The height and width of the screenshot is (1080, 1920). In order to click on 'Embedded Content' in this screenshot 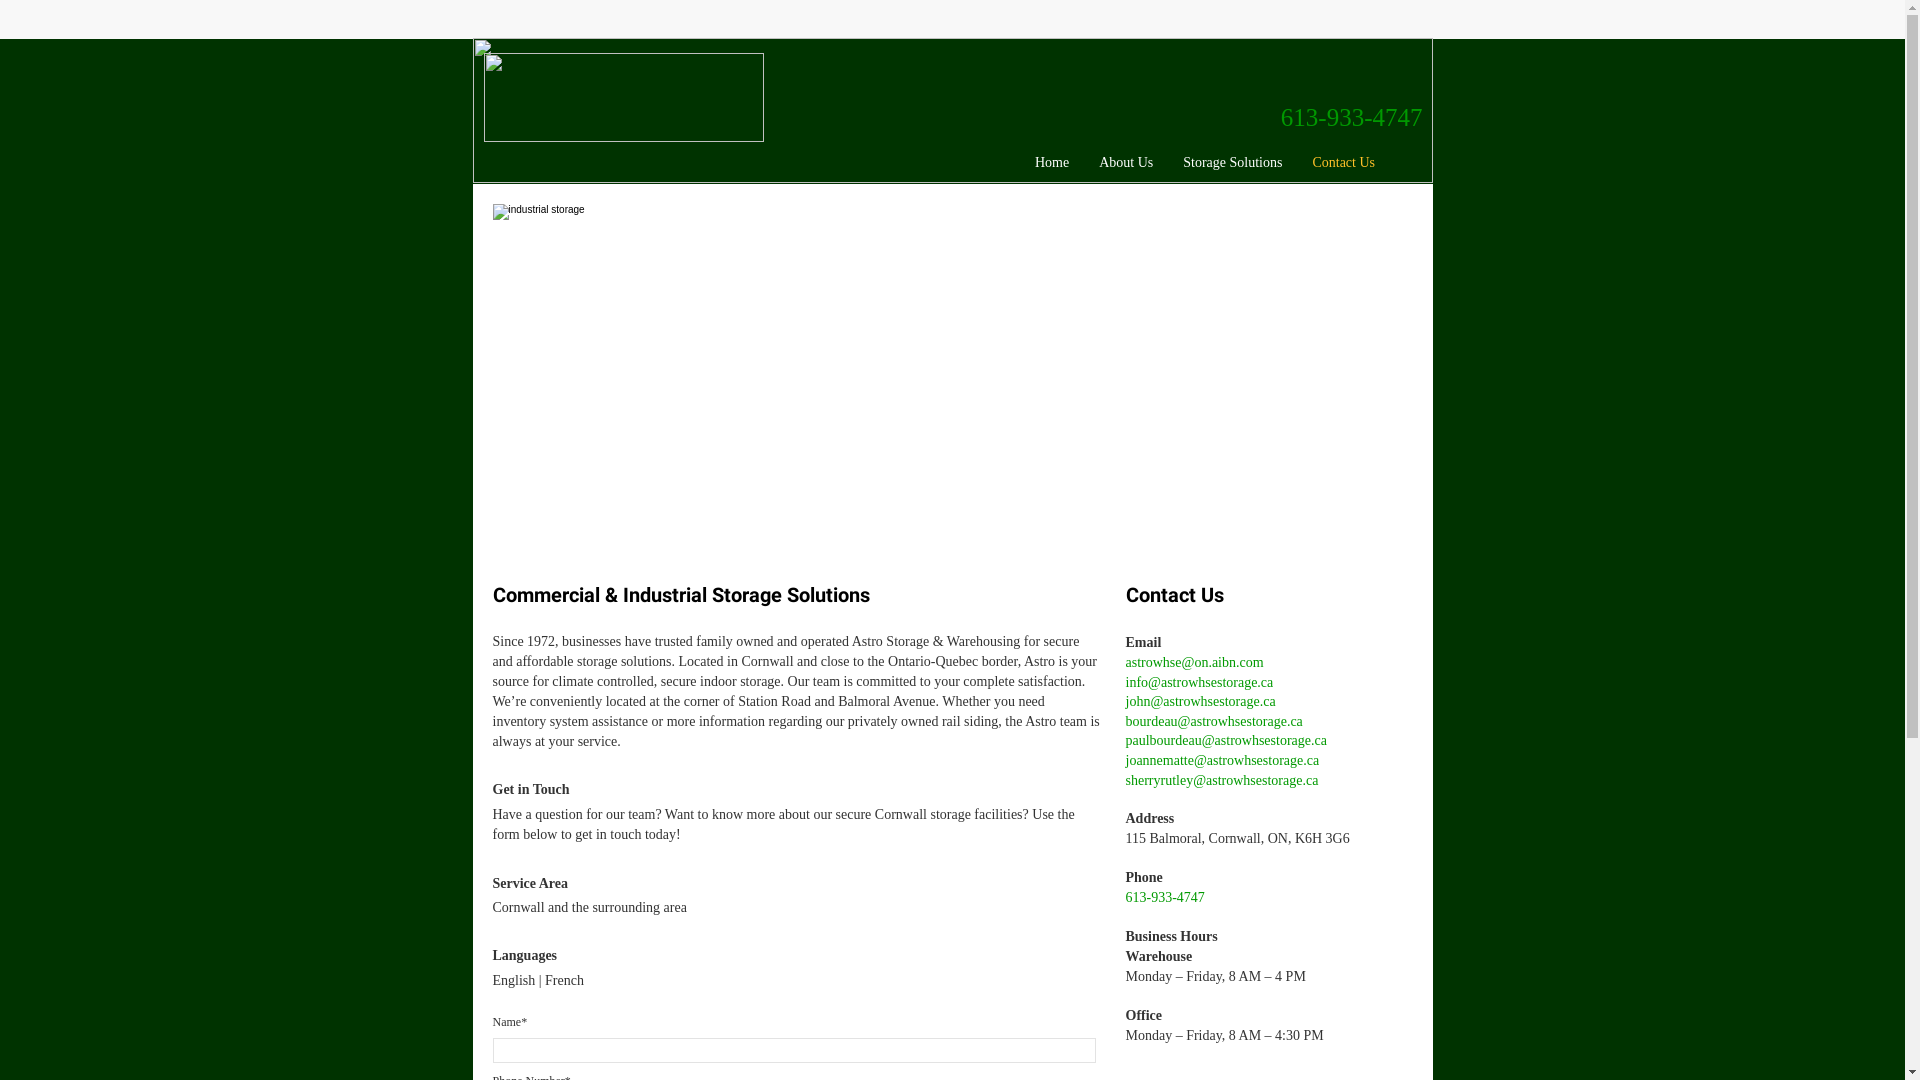, I will do `click(1283, 19)`.